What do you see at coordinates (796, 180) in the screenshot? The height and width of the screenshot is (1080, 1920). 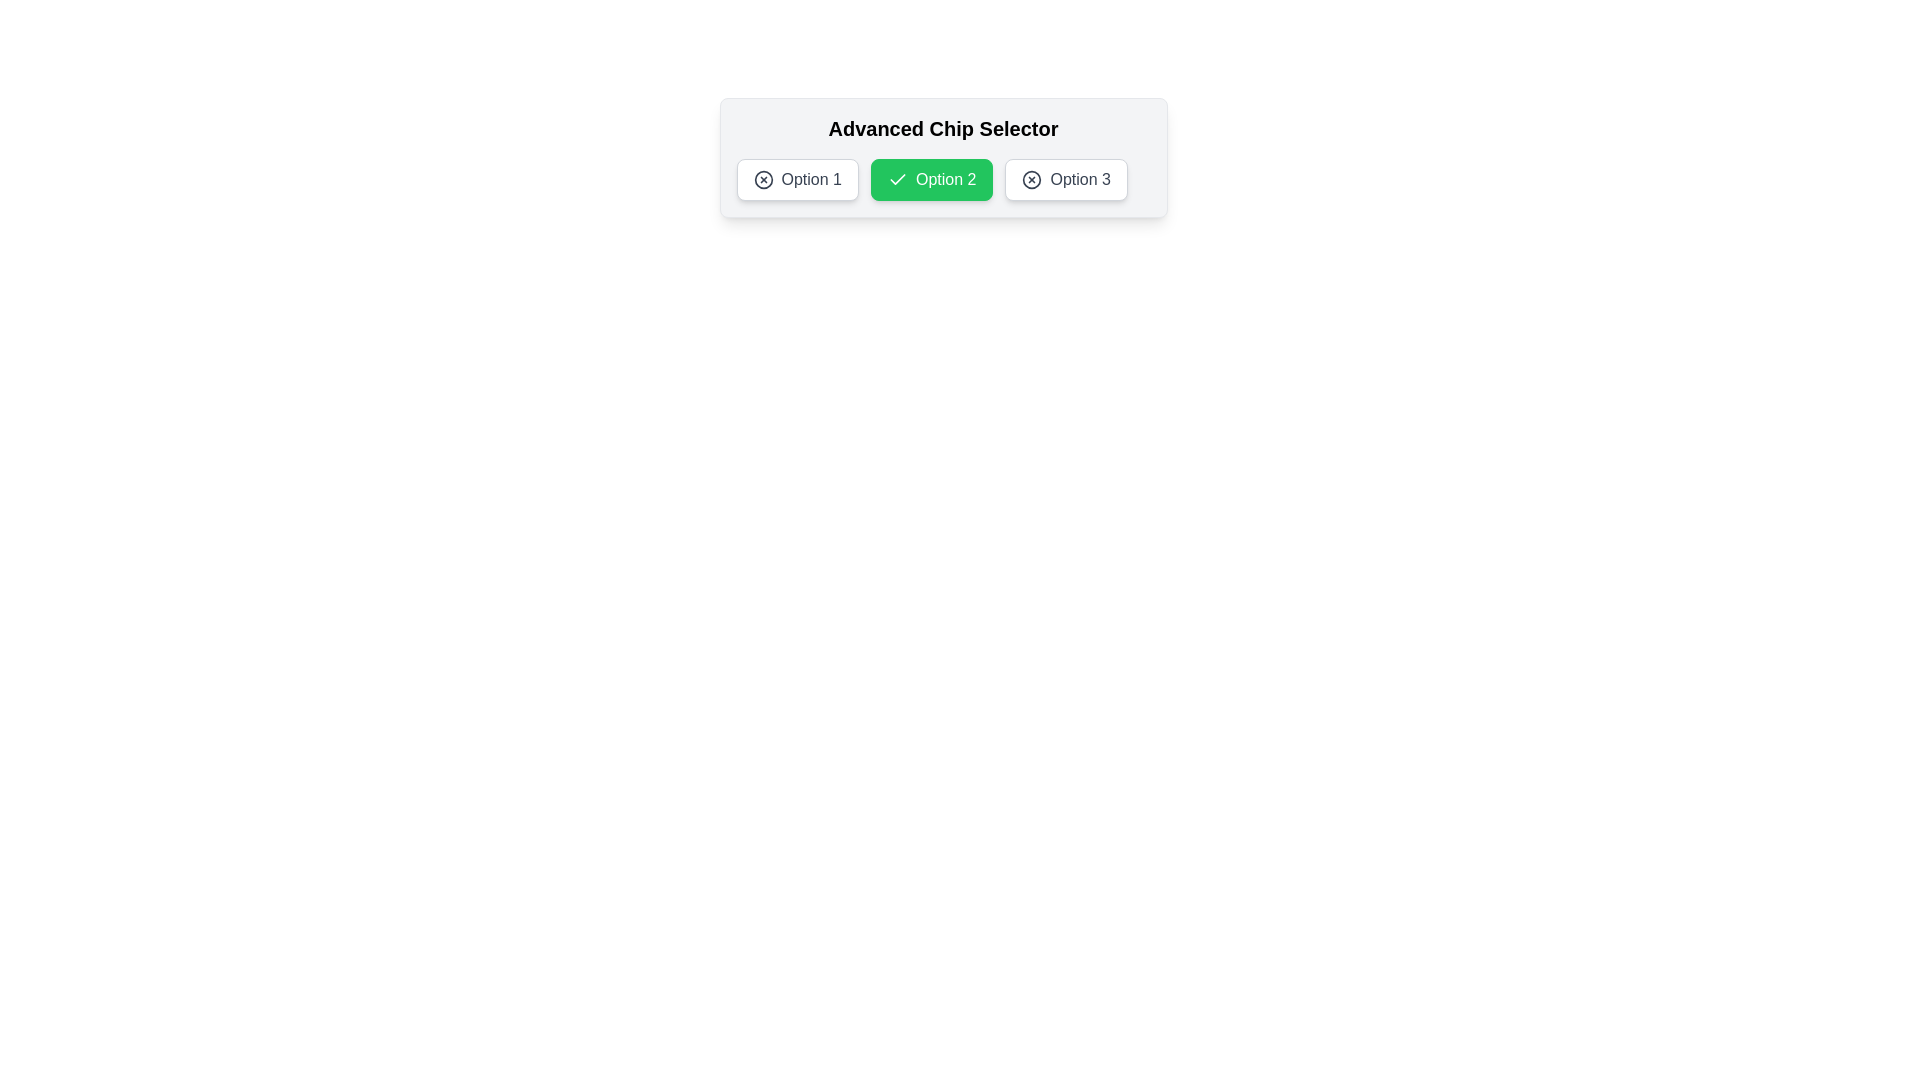 I see `the chip labeled Option 1` at bounding box center [796, 180].